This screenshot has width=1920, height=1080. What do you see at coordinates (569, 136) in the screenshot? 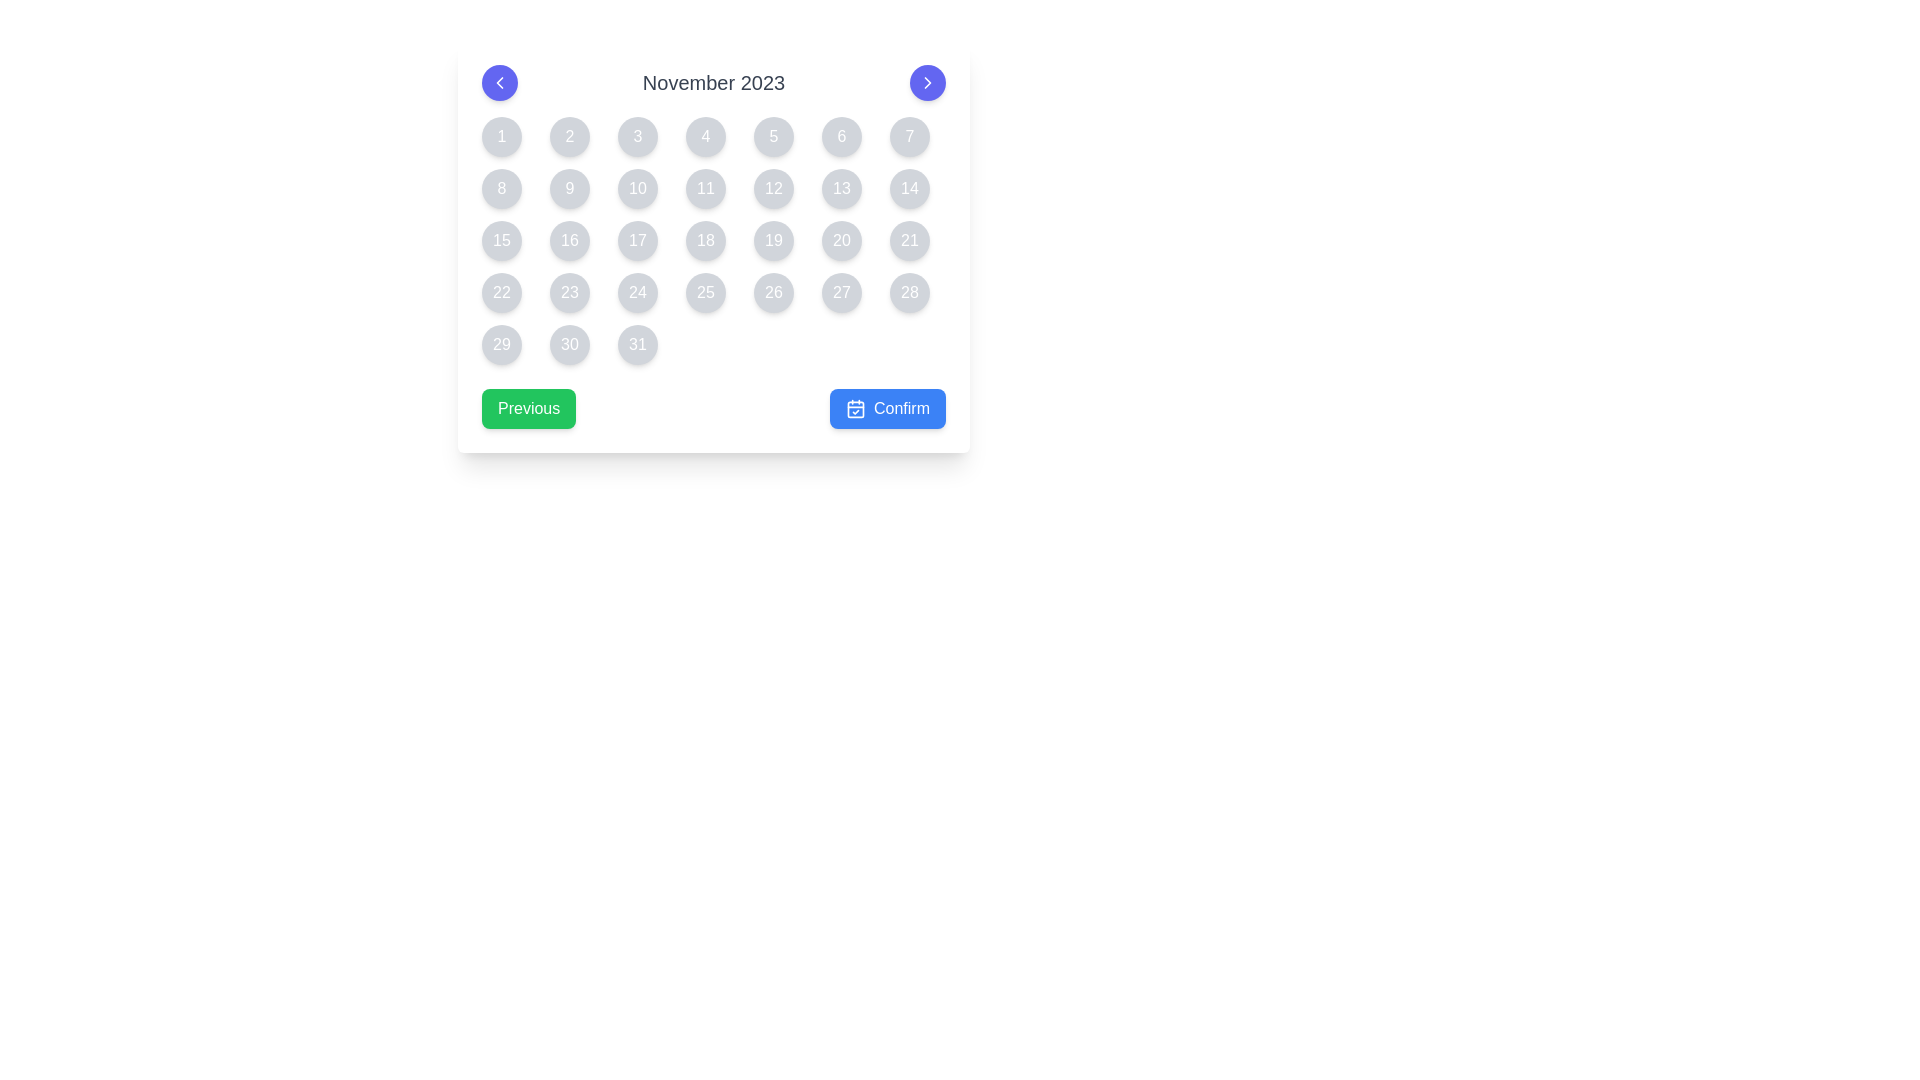
I see `the second button in the calendar interface` at bounding box center [569, 136].